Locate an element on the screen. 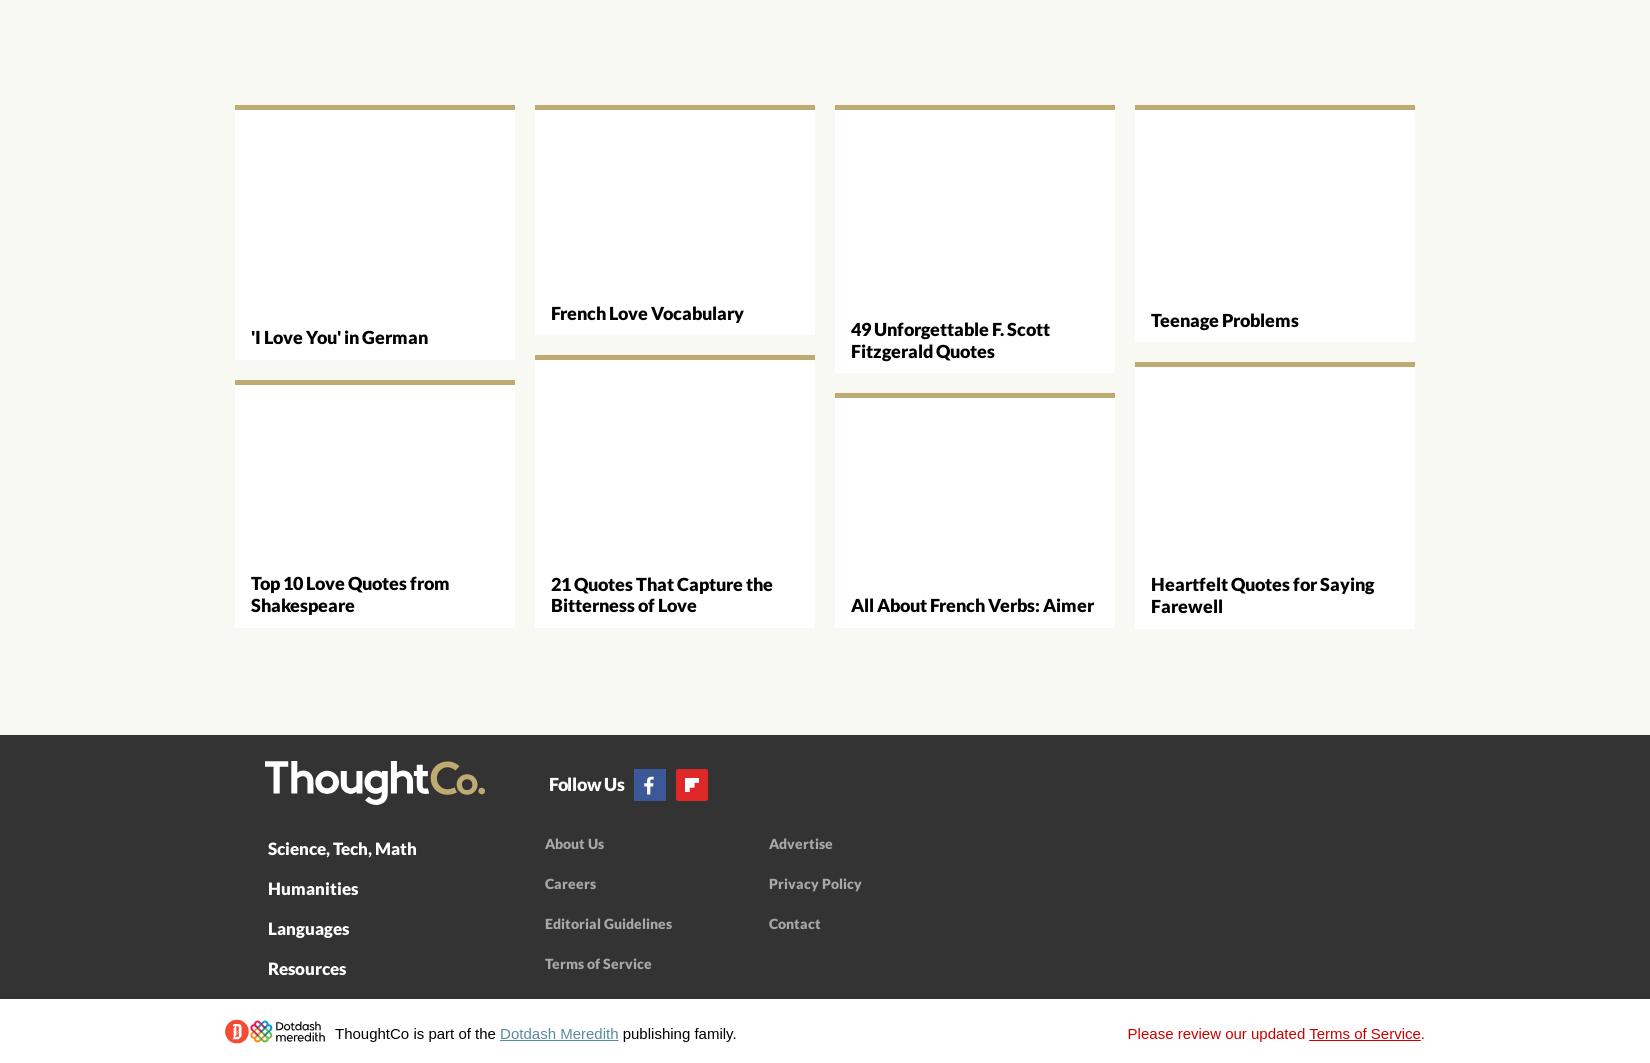  'ThoughtCo is part of the' is located at coordinates (334, 1031).